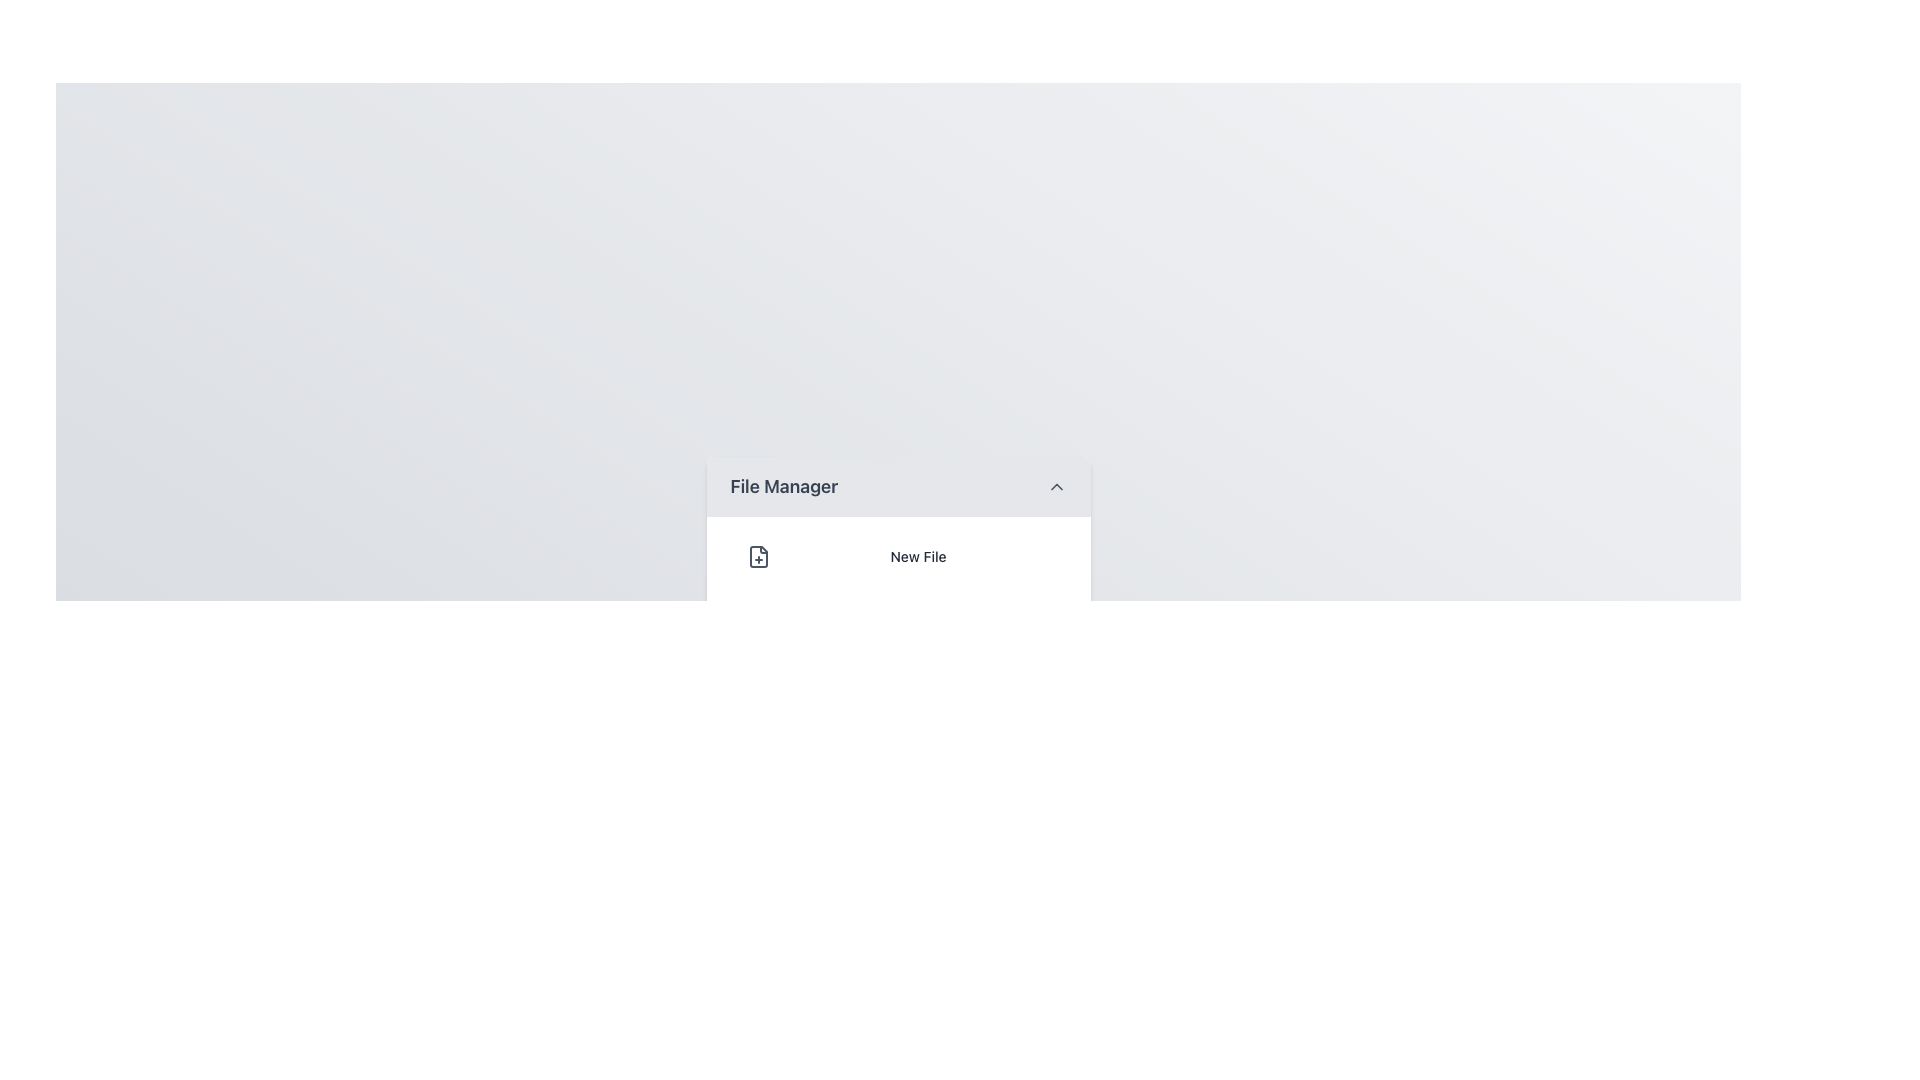 The width and height of the screenshot is (1920, 1080). Describe the element at coordinates (1055, 486) in the screenshot. I see `the 'collapse' button located at the top-right corner of the 'File Manager' header to change the icon color` at that location.